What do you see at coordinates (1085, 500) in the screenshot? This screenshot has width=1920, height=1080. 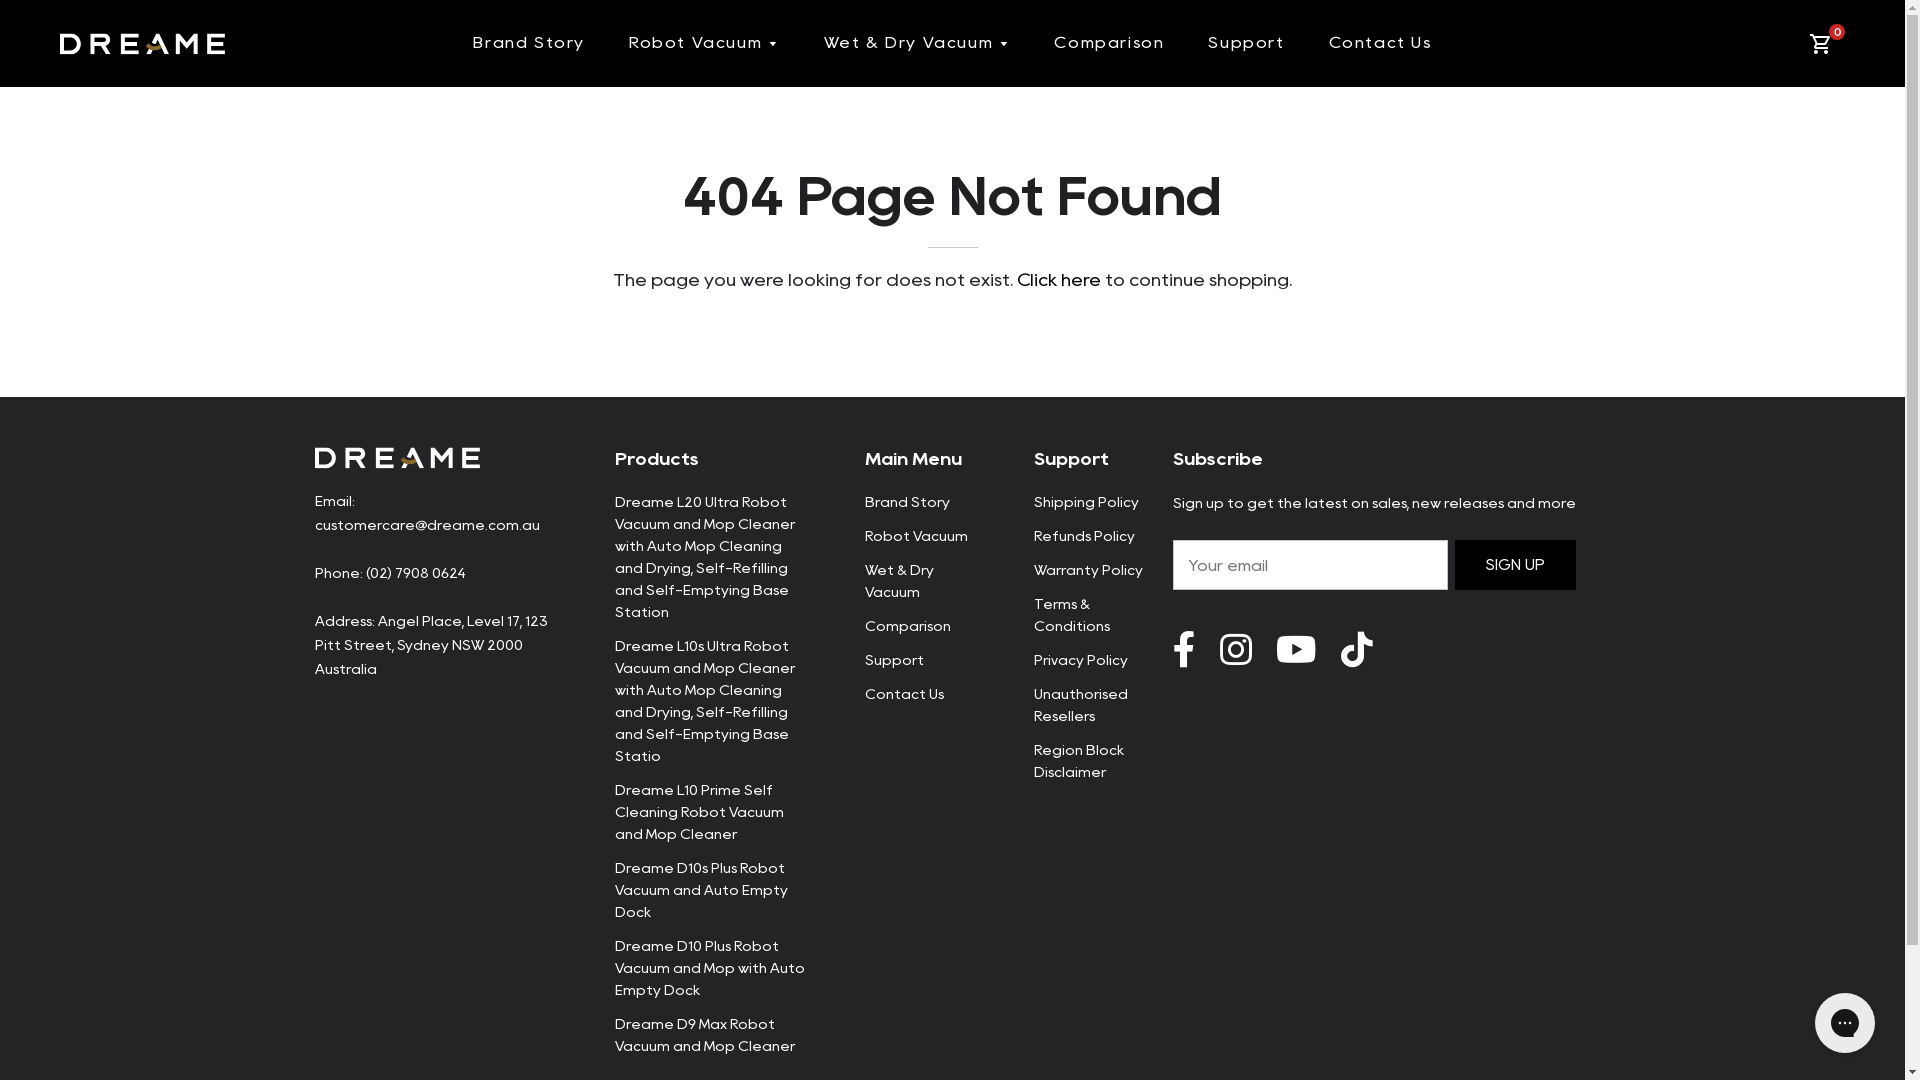 I see `'Shipping Policy'` at bounding box center [1085, 500].